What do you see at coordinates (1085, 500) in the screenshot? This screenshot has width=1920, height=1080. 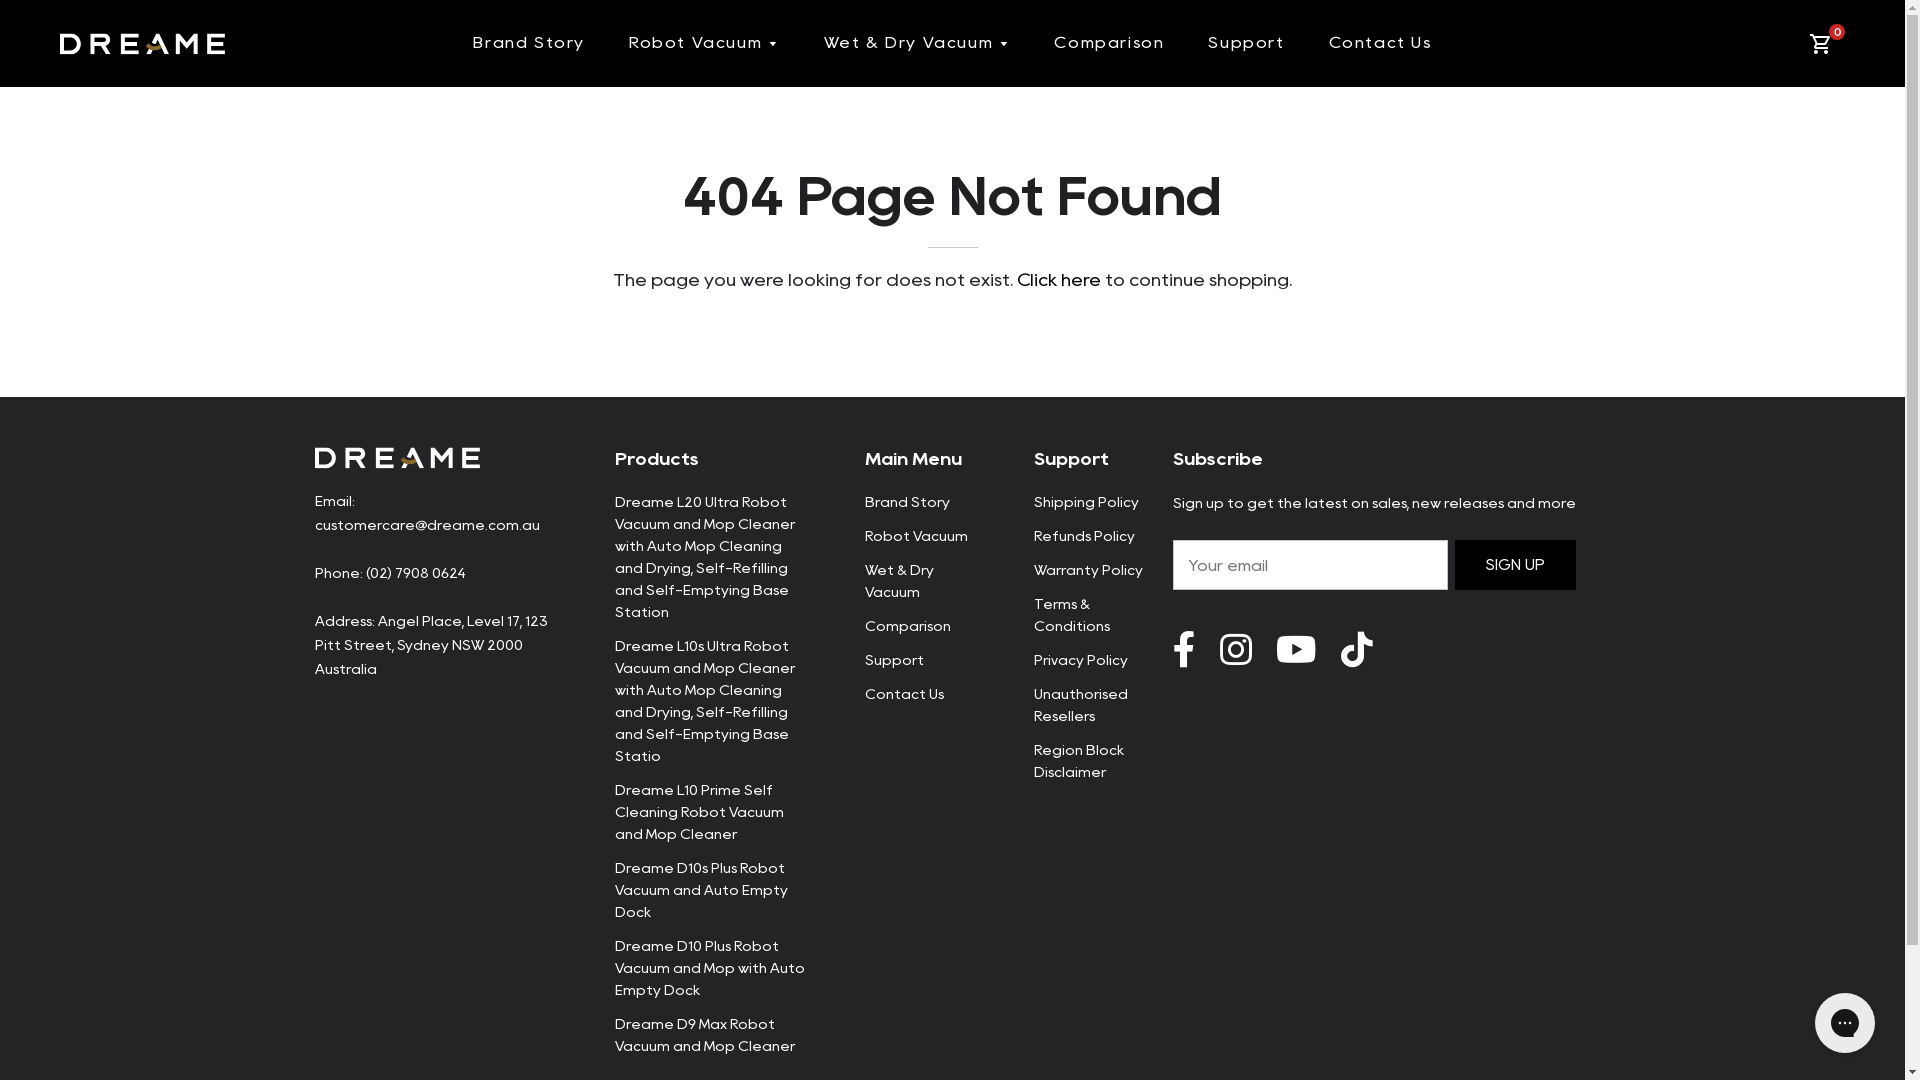 I see `'Shipping Policy'` at bounding box center [1085, 500].